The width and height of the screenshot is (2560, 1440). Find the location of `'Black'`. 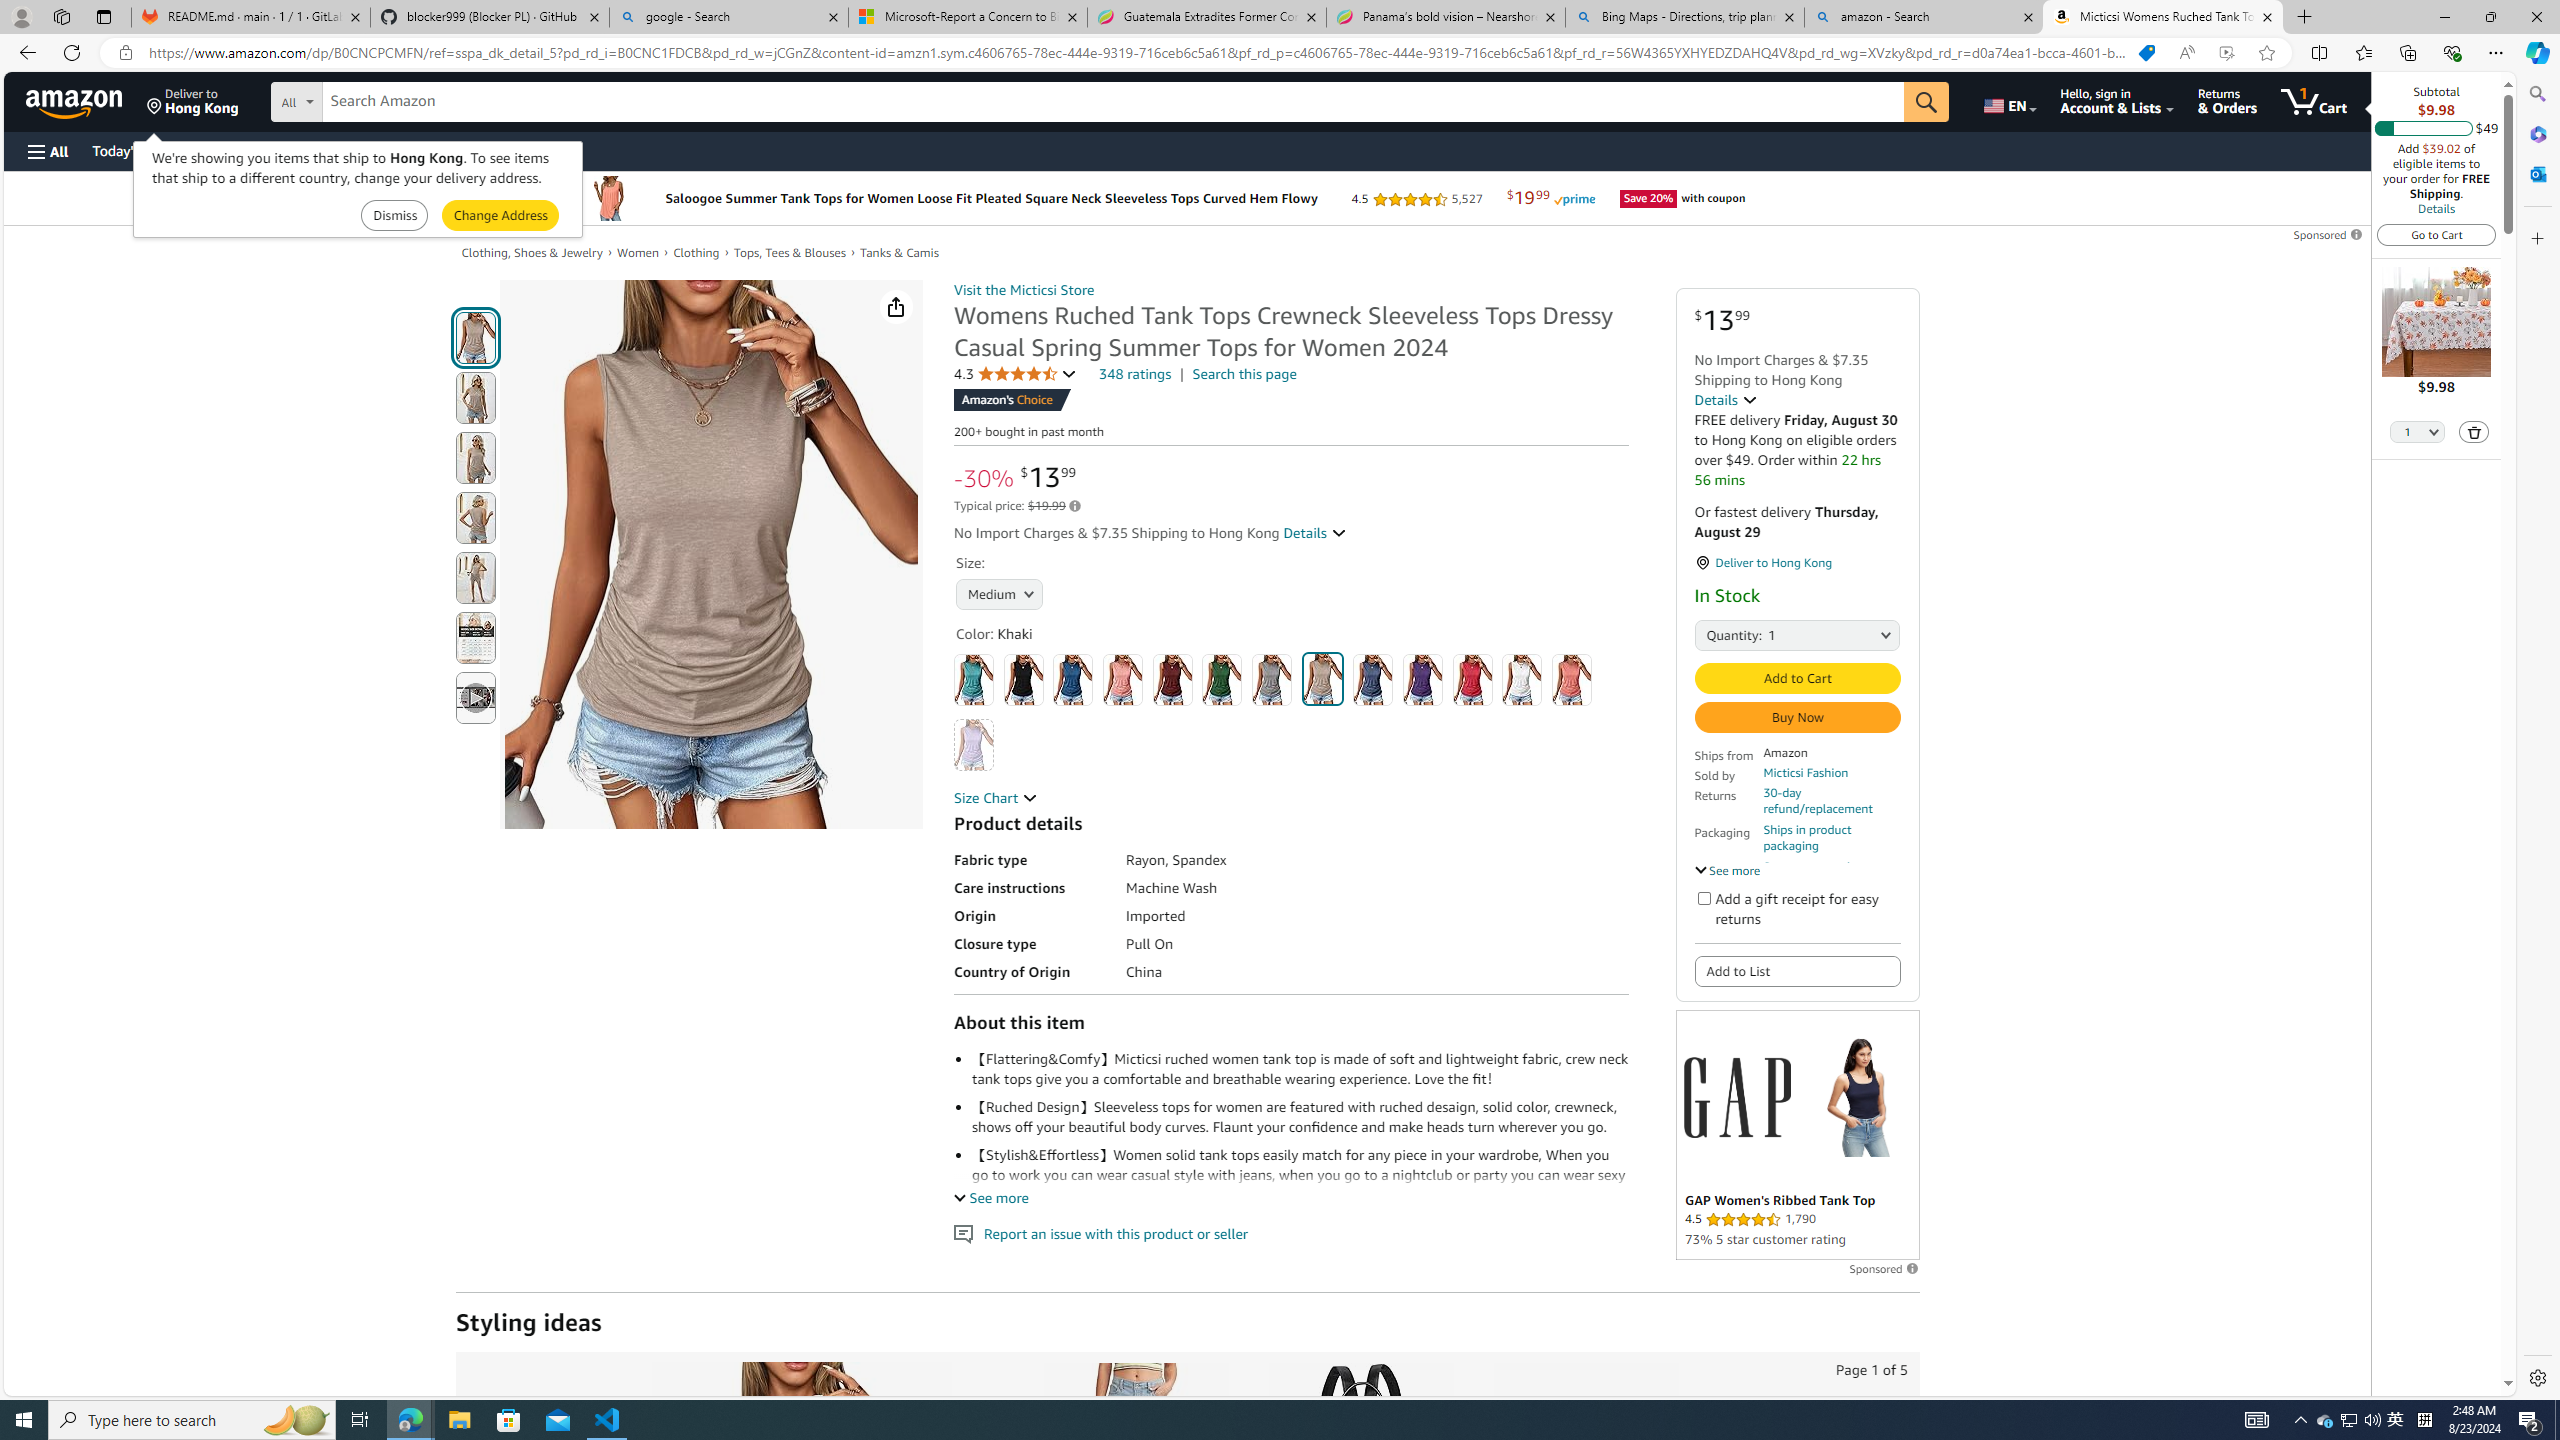

'Black' is located at coordinates (1022, 679).